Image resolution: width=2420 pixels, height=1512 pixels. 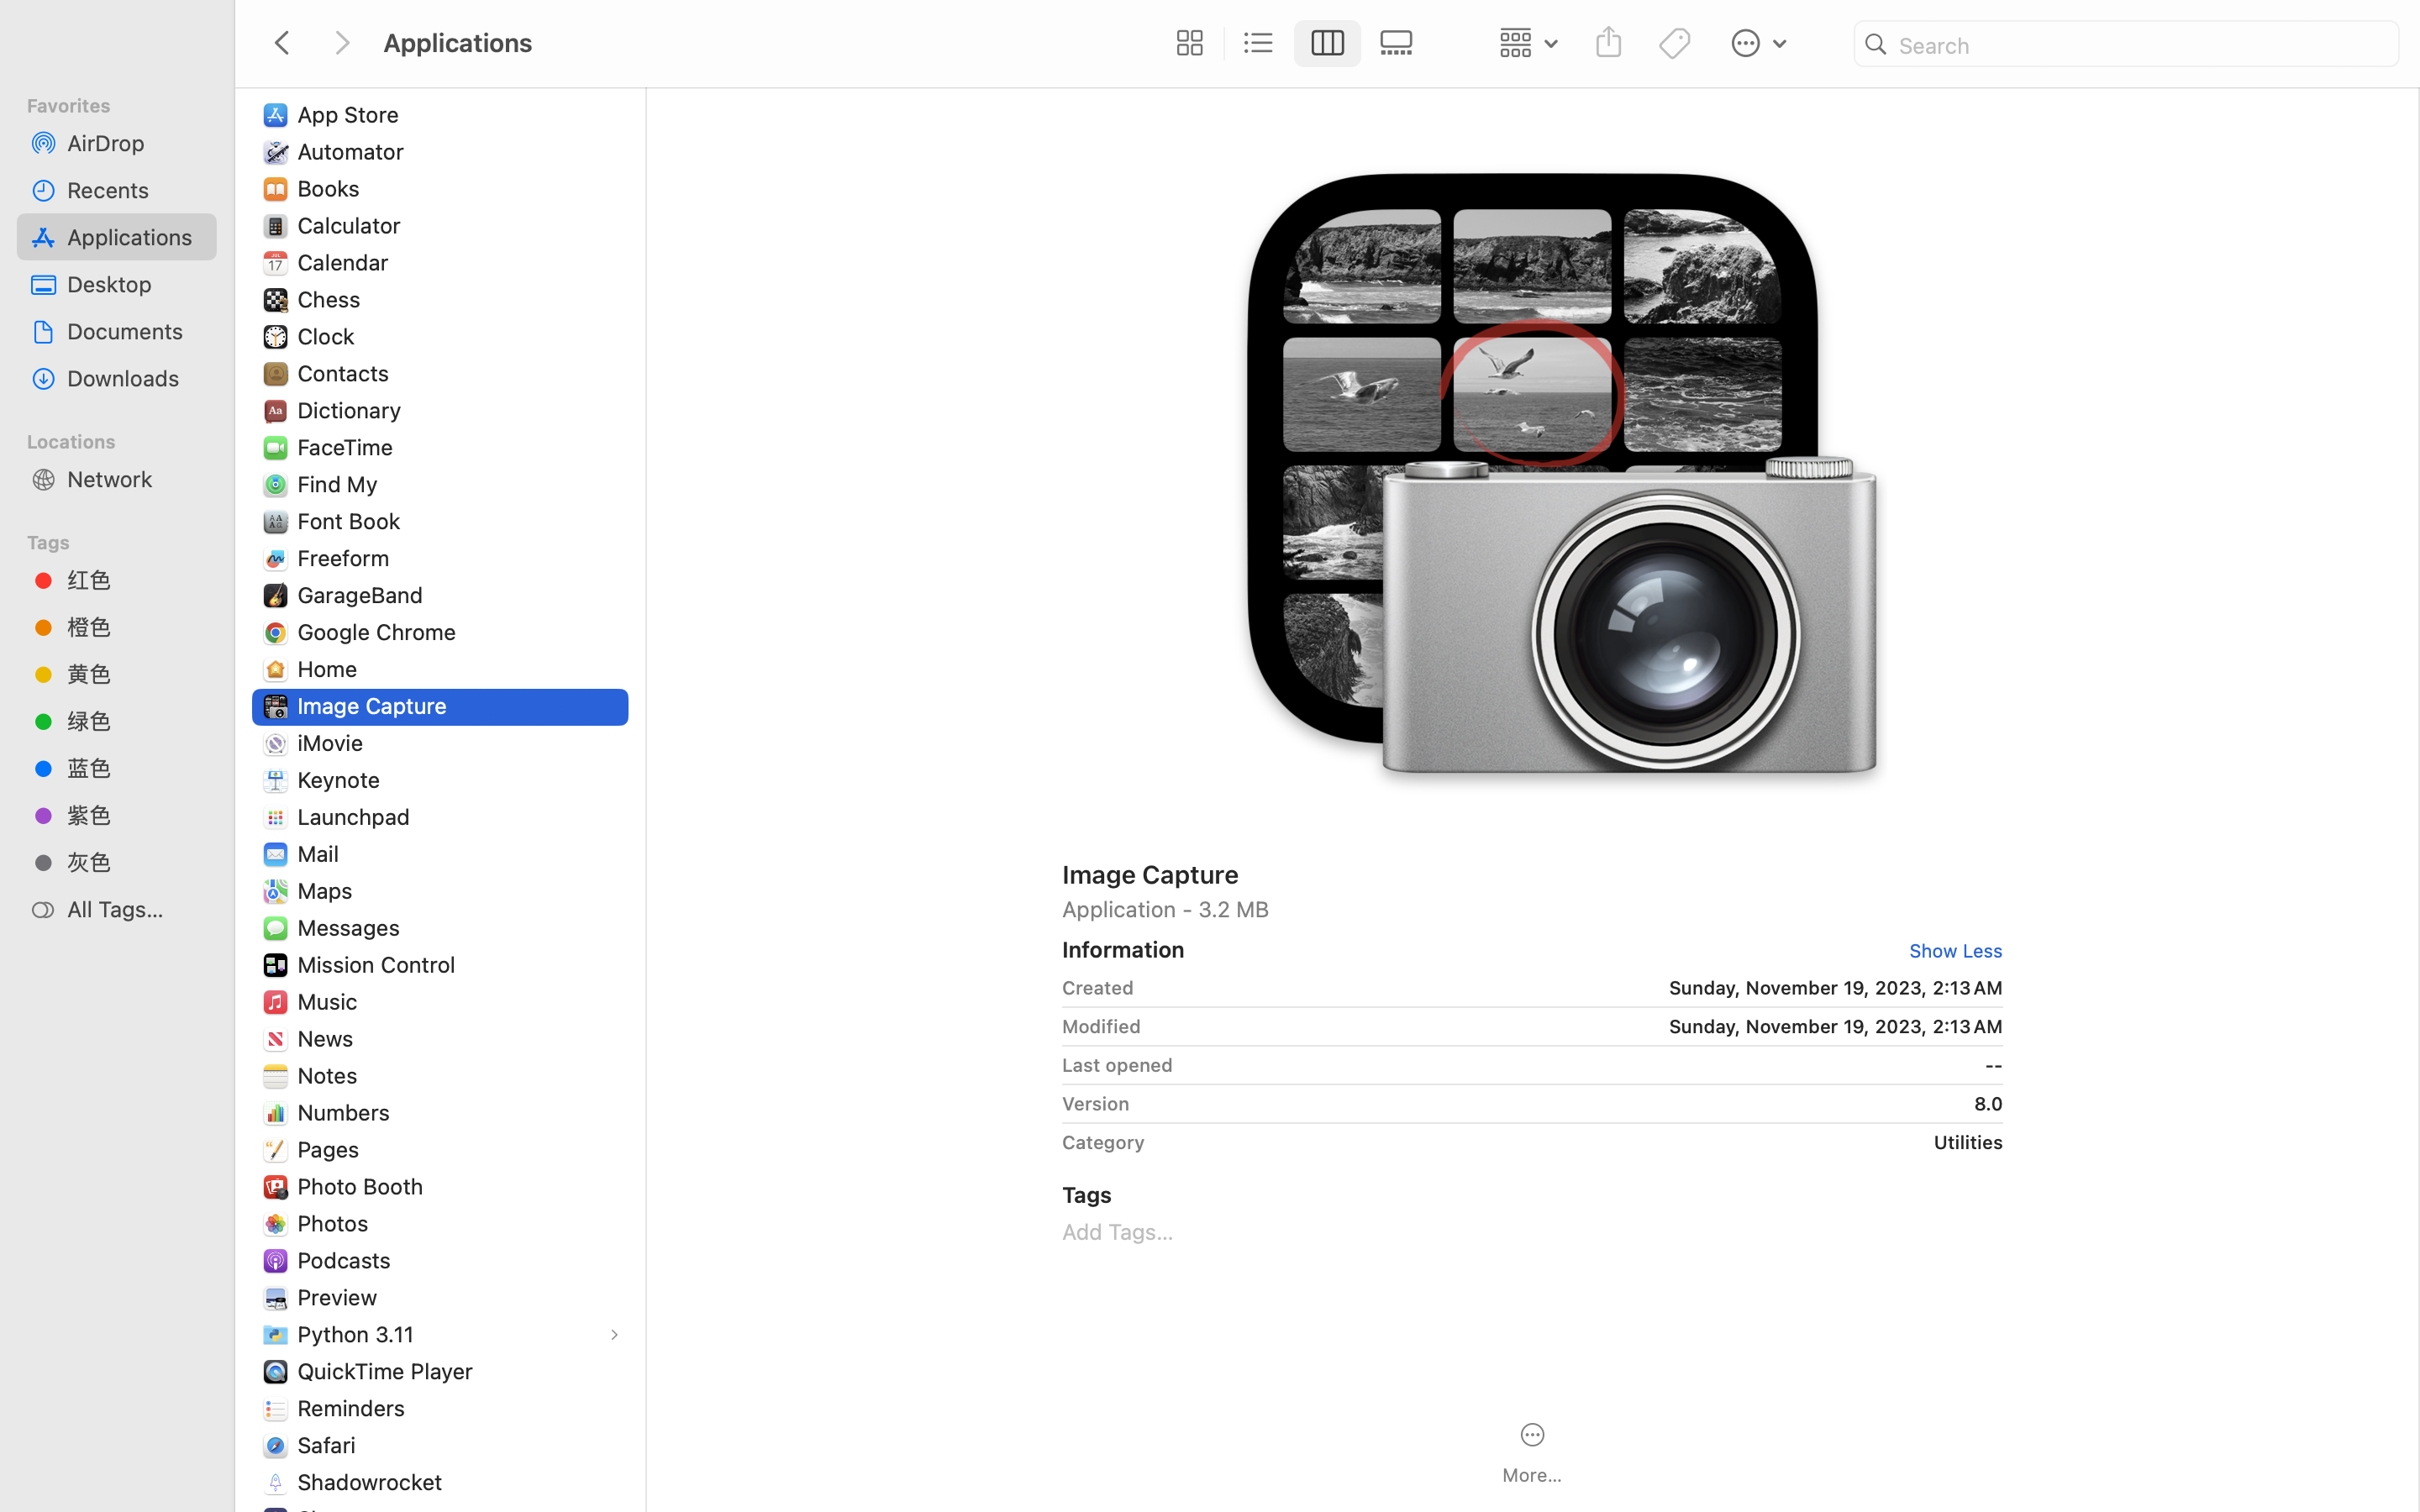 What do you see at coordinates (1123, 948) in the screenshot?
I see `'Information'` at bounding box center [1123, 948].